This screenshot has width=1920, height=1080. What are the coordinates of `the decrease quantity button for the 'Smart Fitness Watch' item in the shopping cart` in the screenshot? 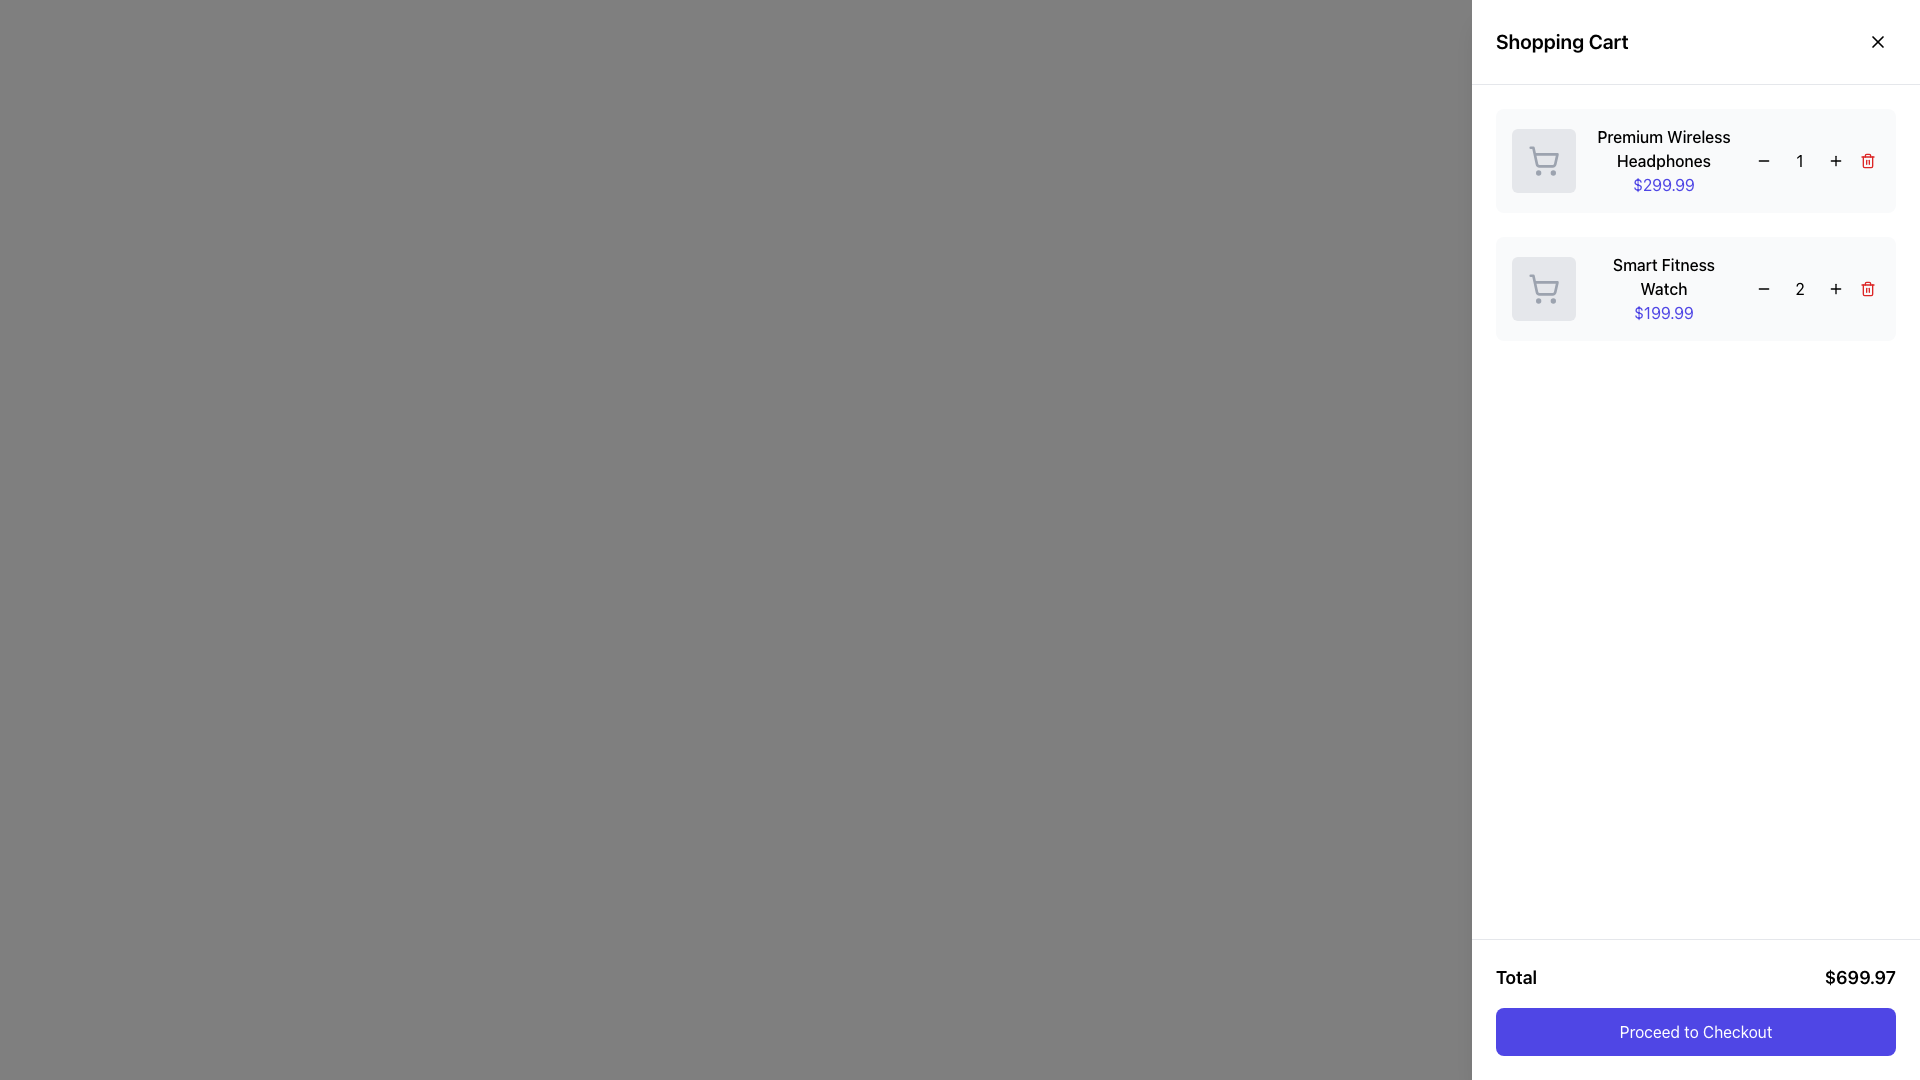 It's located at (1763, 289).